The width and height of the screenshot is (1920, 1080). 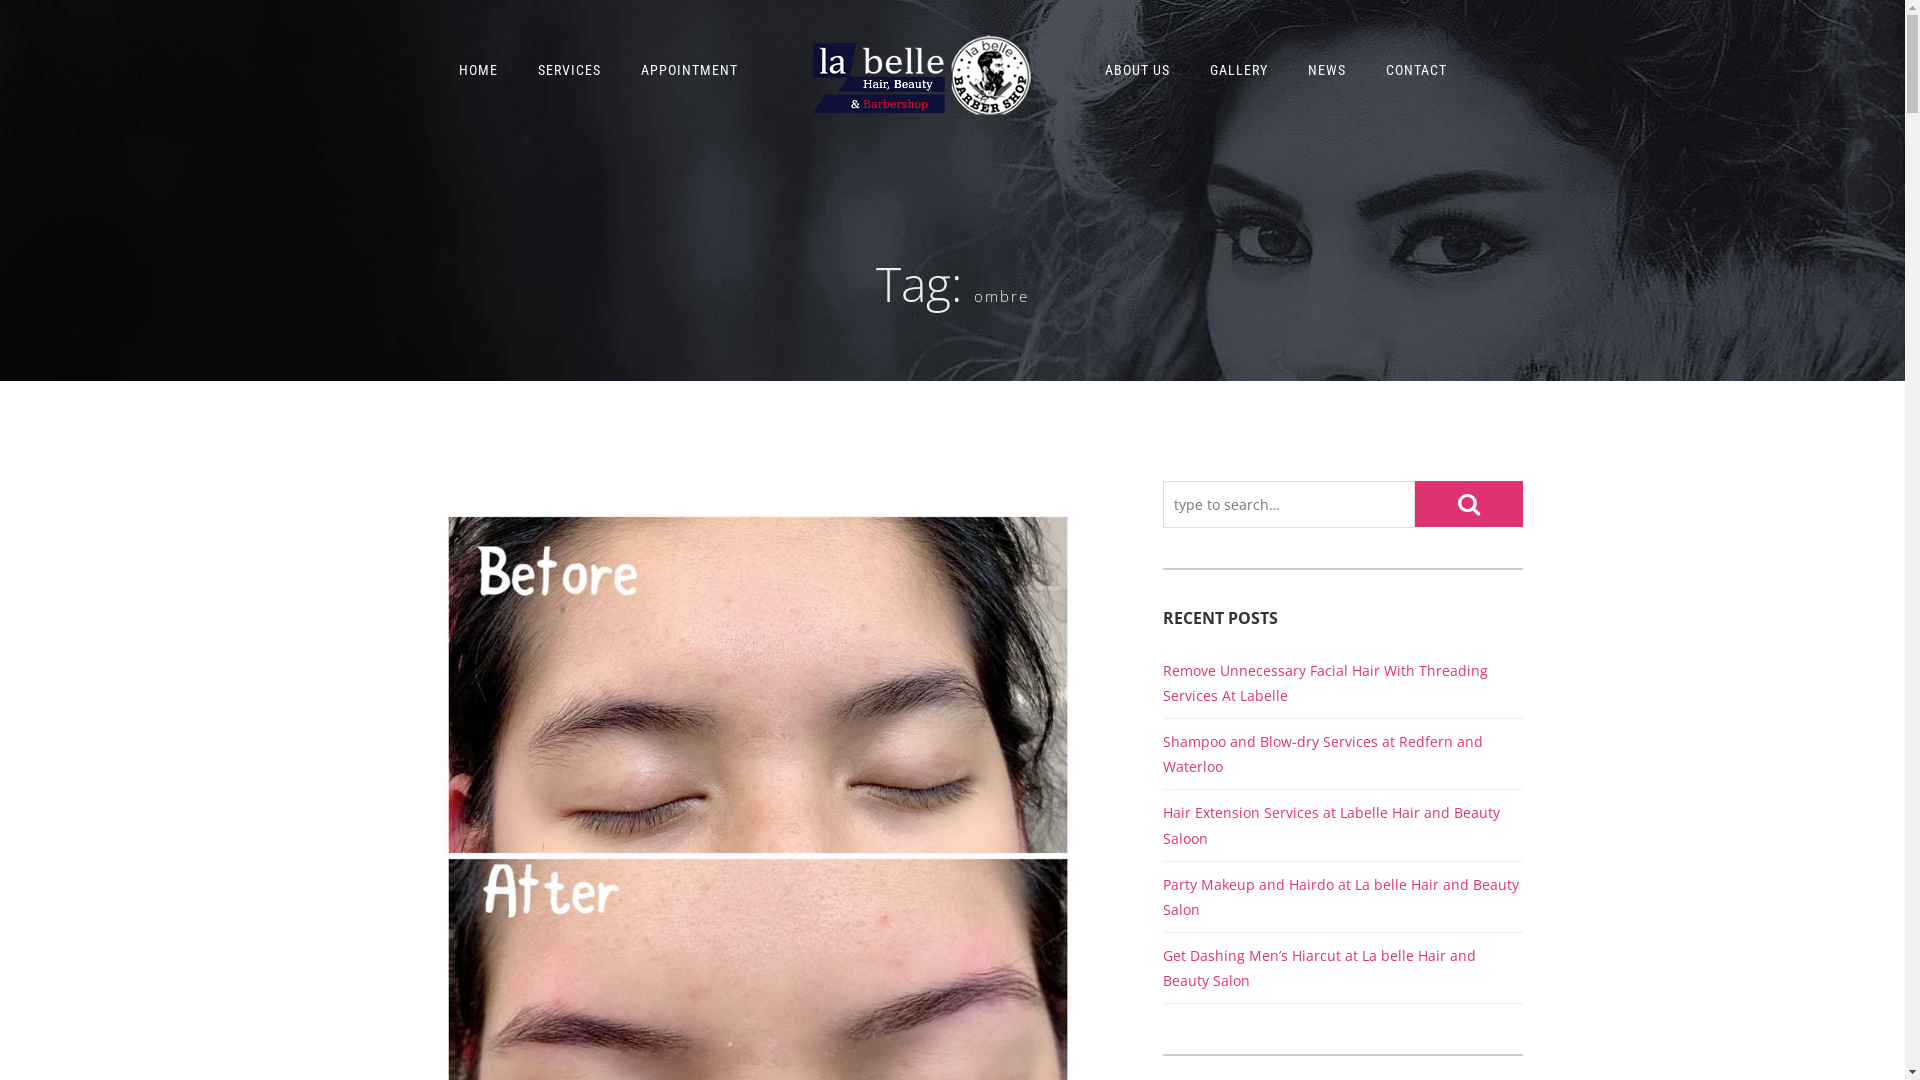 I want to click on 'GALLERY', so click(x=1237, y=69).